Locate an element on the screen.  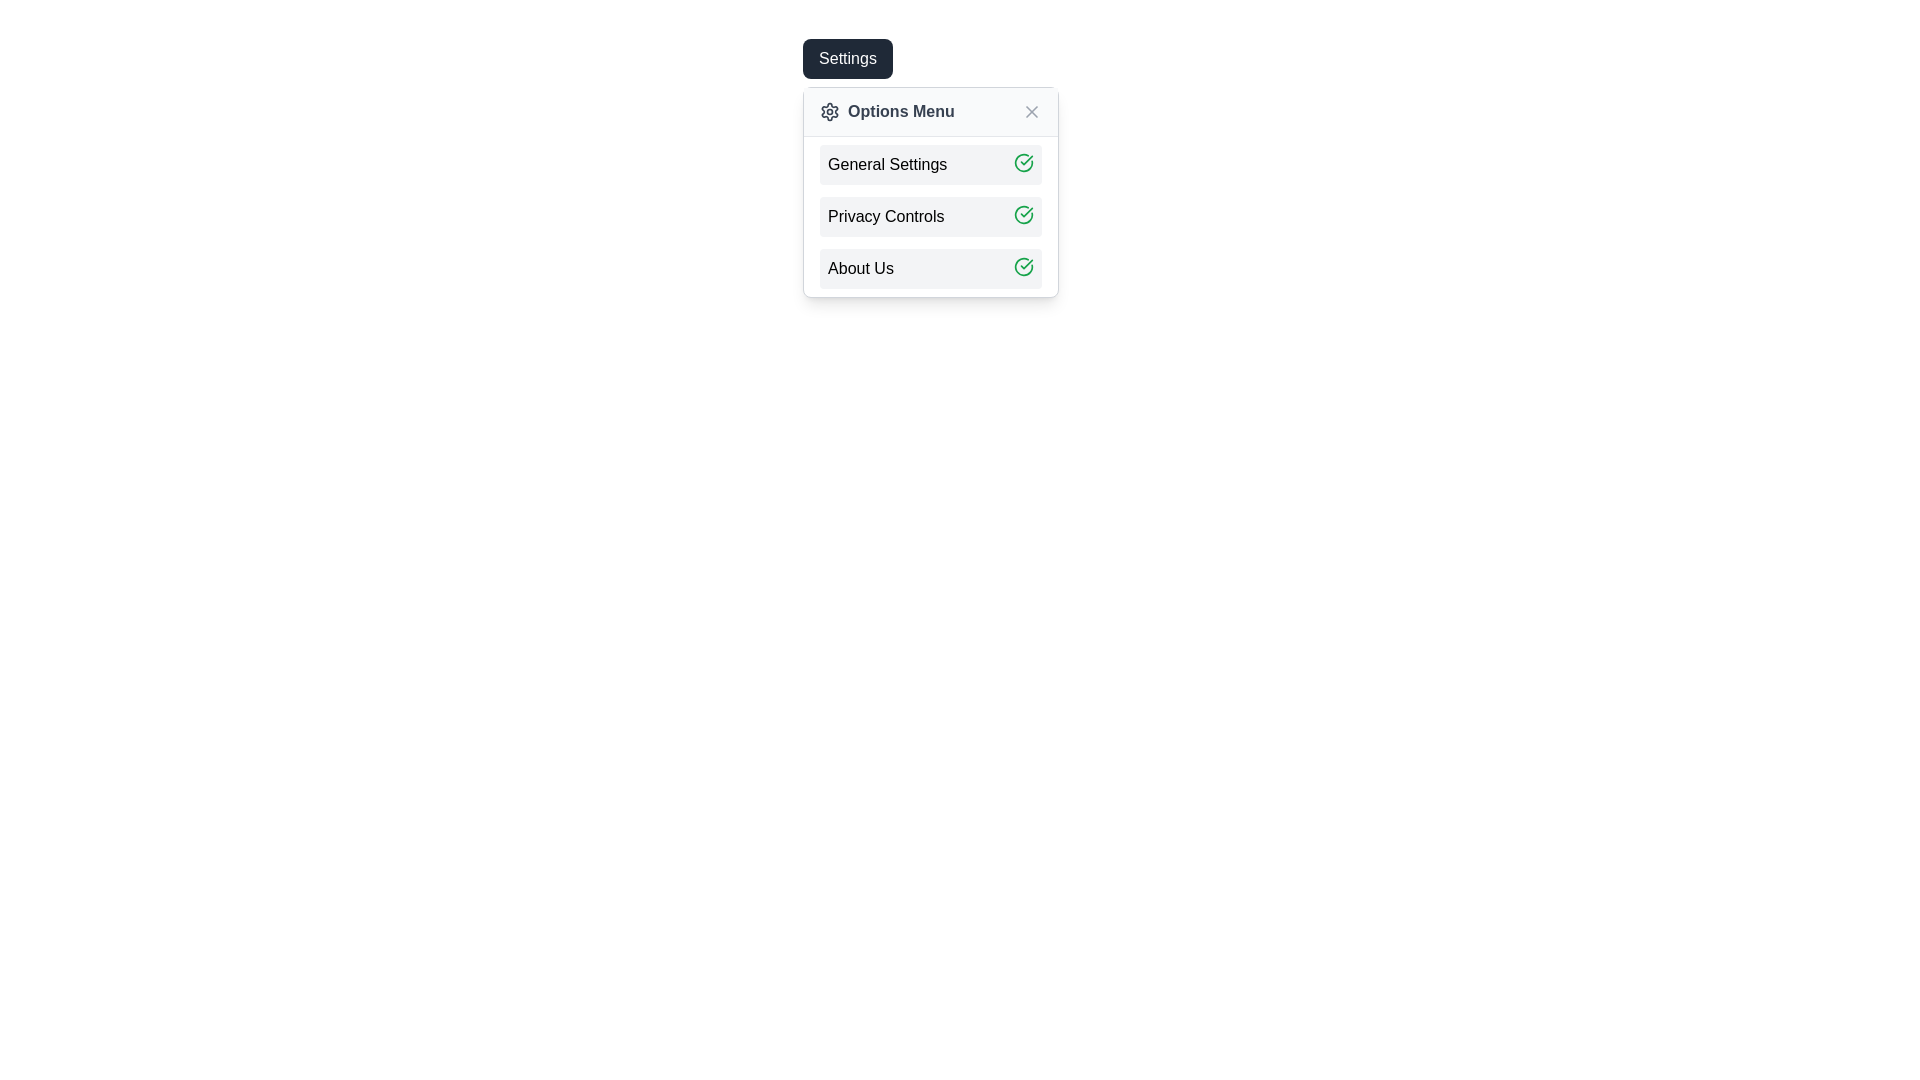
the close button located on the far right of the 'Options Menu' is located at coordinates (1032, 111).